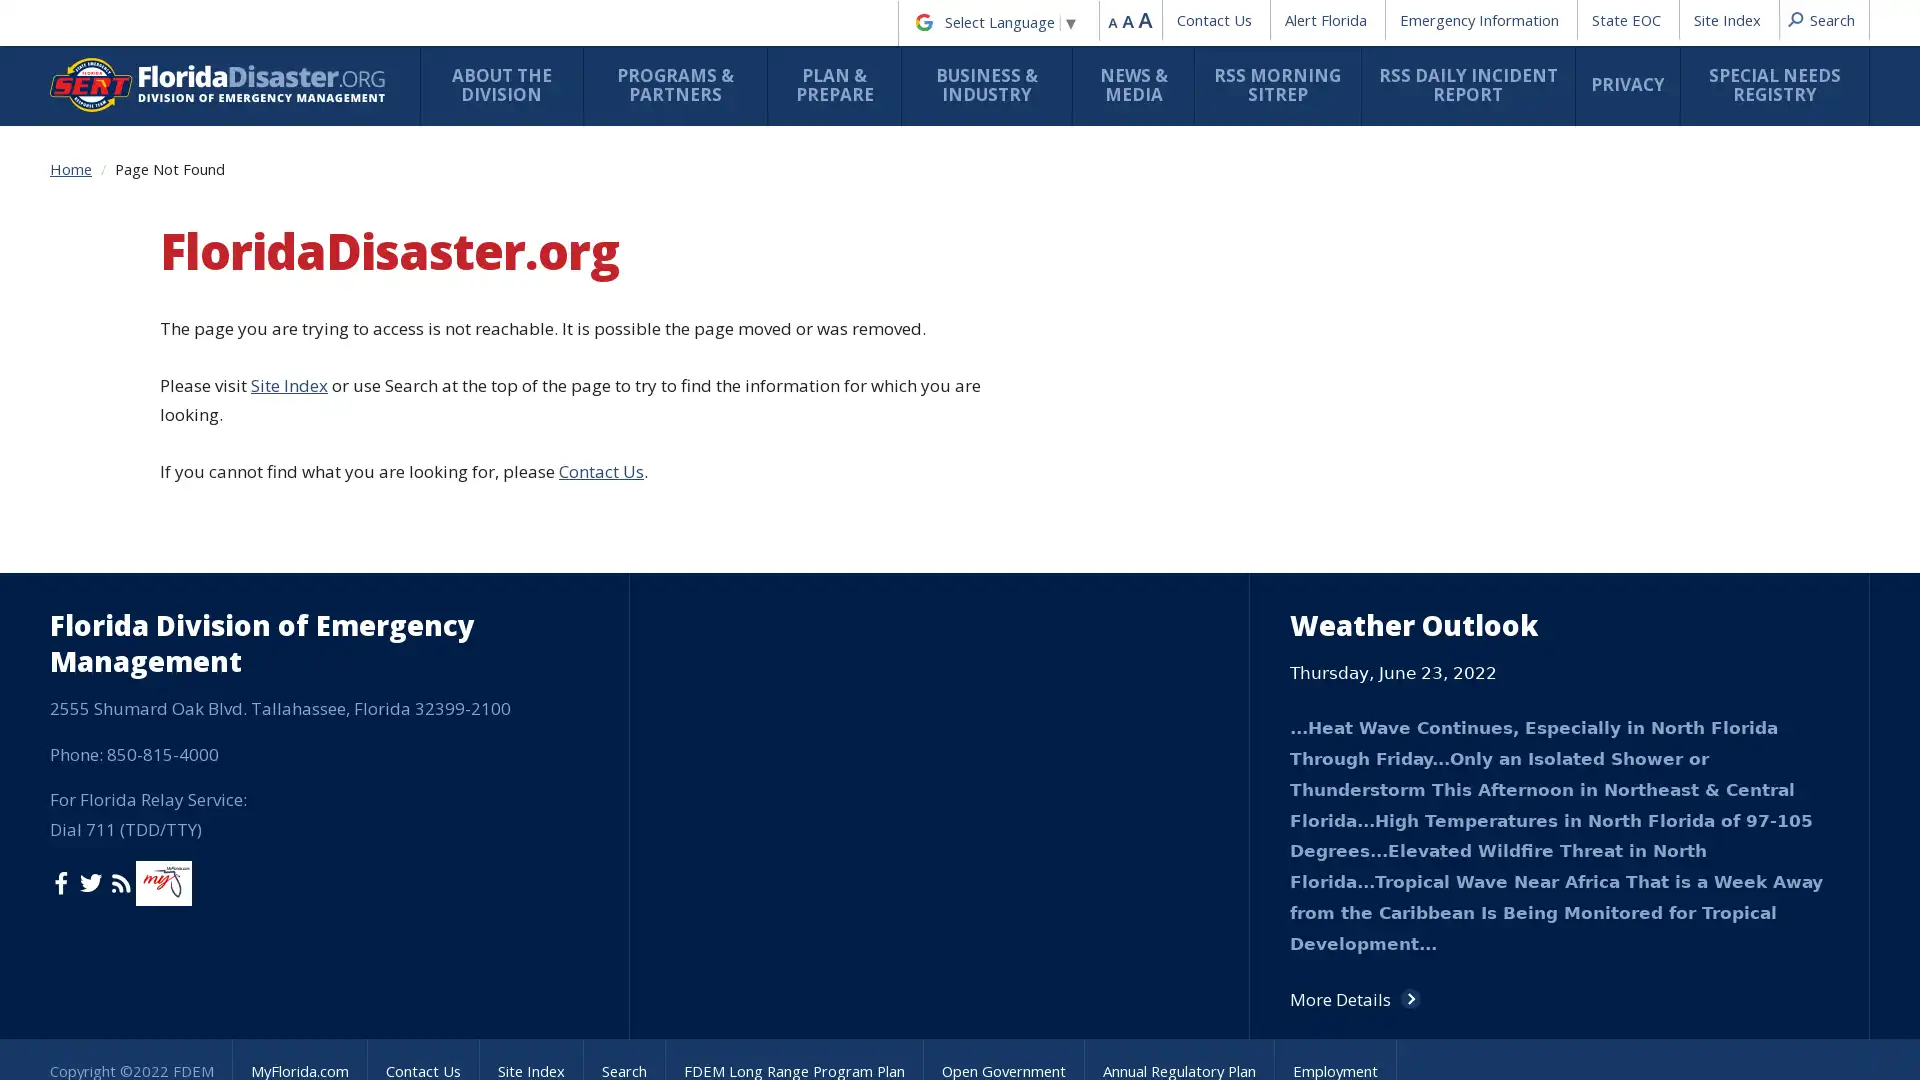  Describe the element at coordinates (801, 332) in the screenshot. I see `Toggle More` at that location.